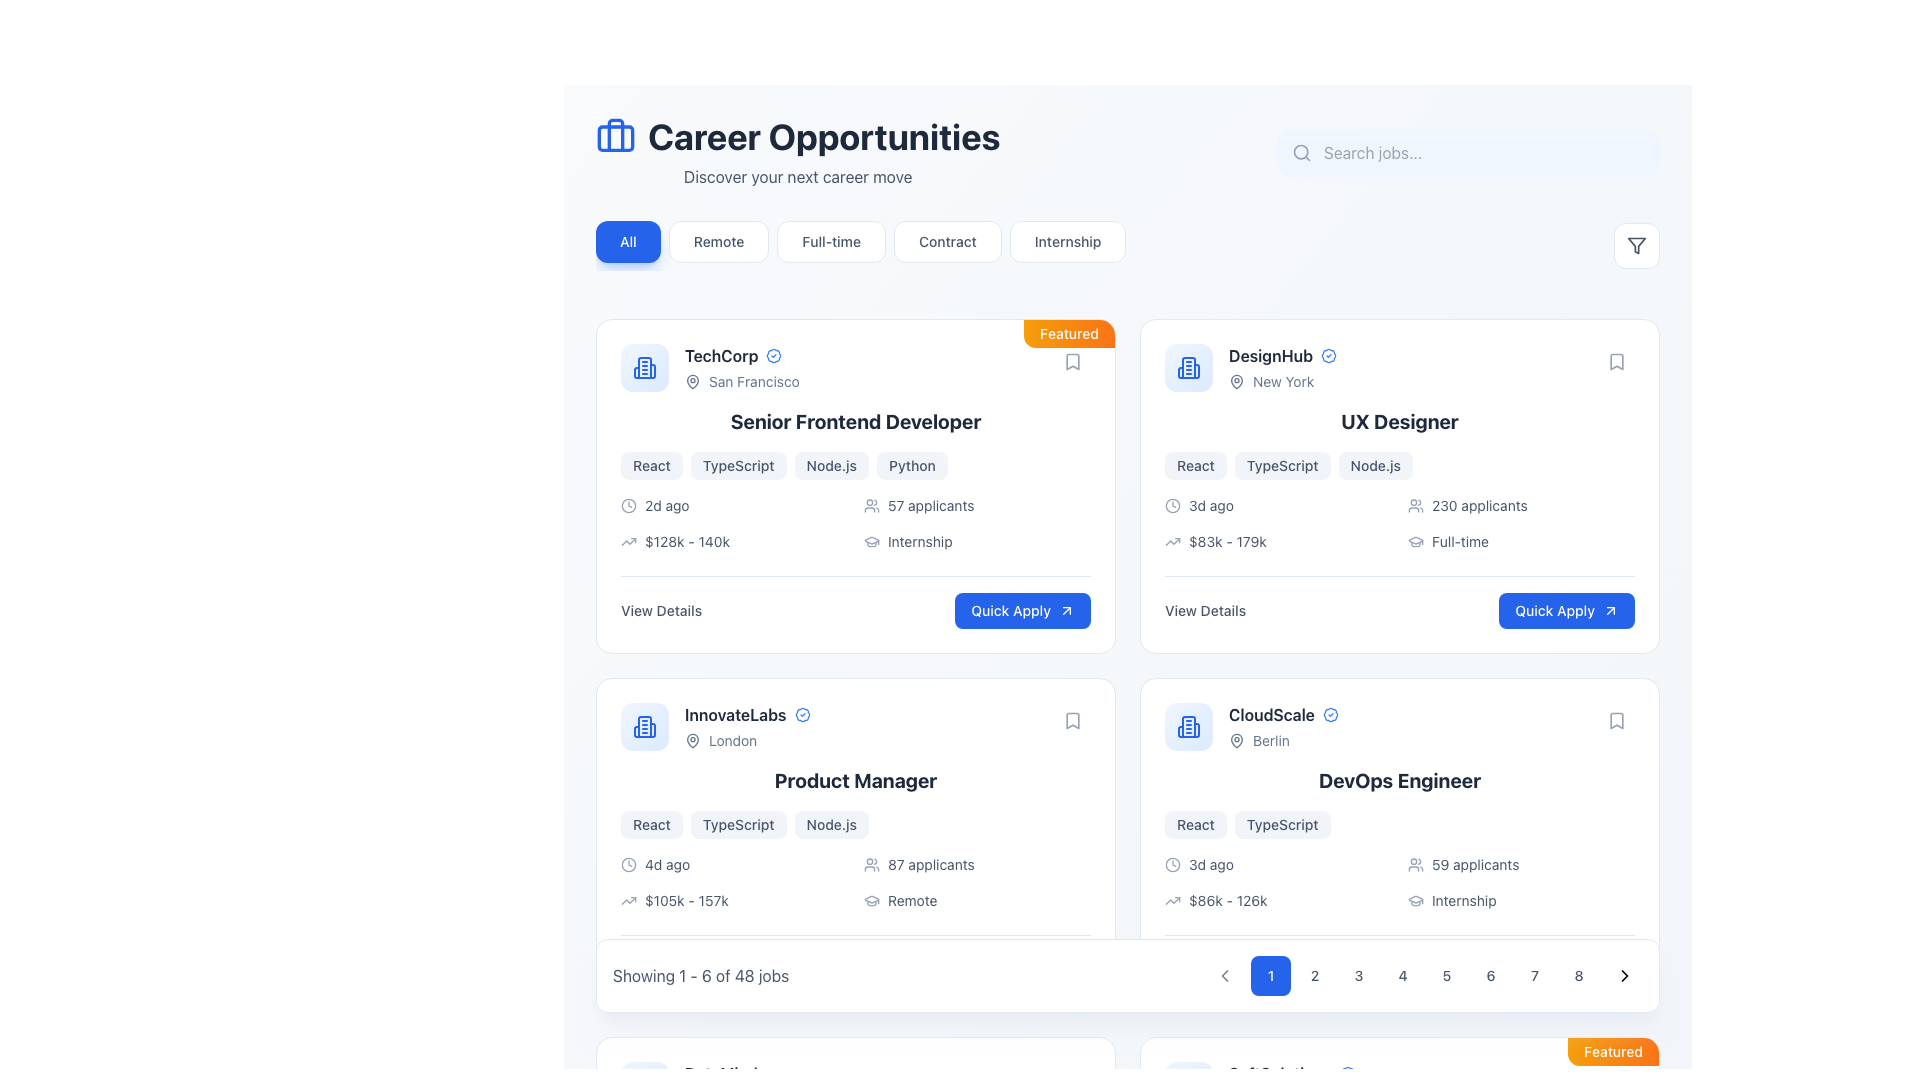 The image size is (1920, 1080). What do you see at coordinates (1251, 726) in the screenshot?
I see `the informational block for the job listing of 'CloudScale' located in Berlin, which includes a building icon, company name with a checkmark, and location details` at bounding box center [1251, 726].